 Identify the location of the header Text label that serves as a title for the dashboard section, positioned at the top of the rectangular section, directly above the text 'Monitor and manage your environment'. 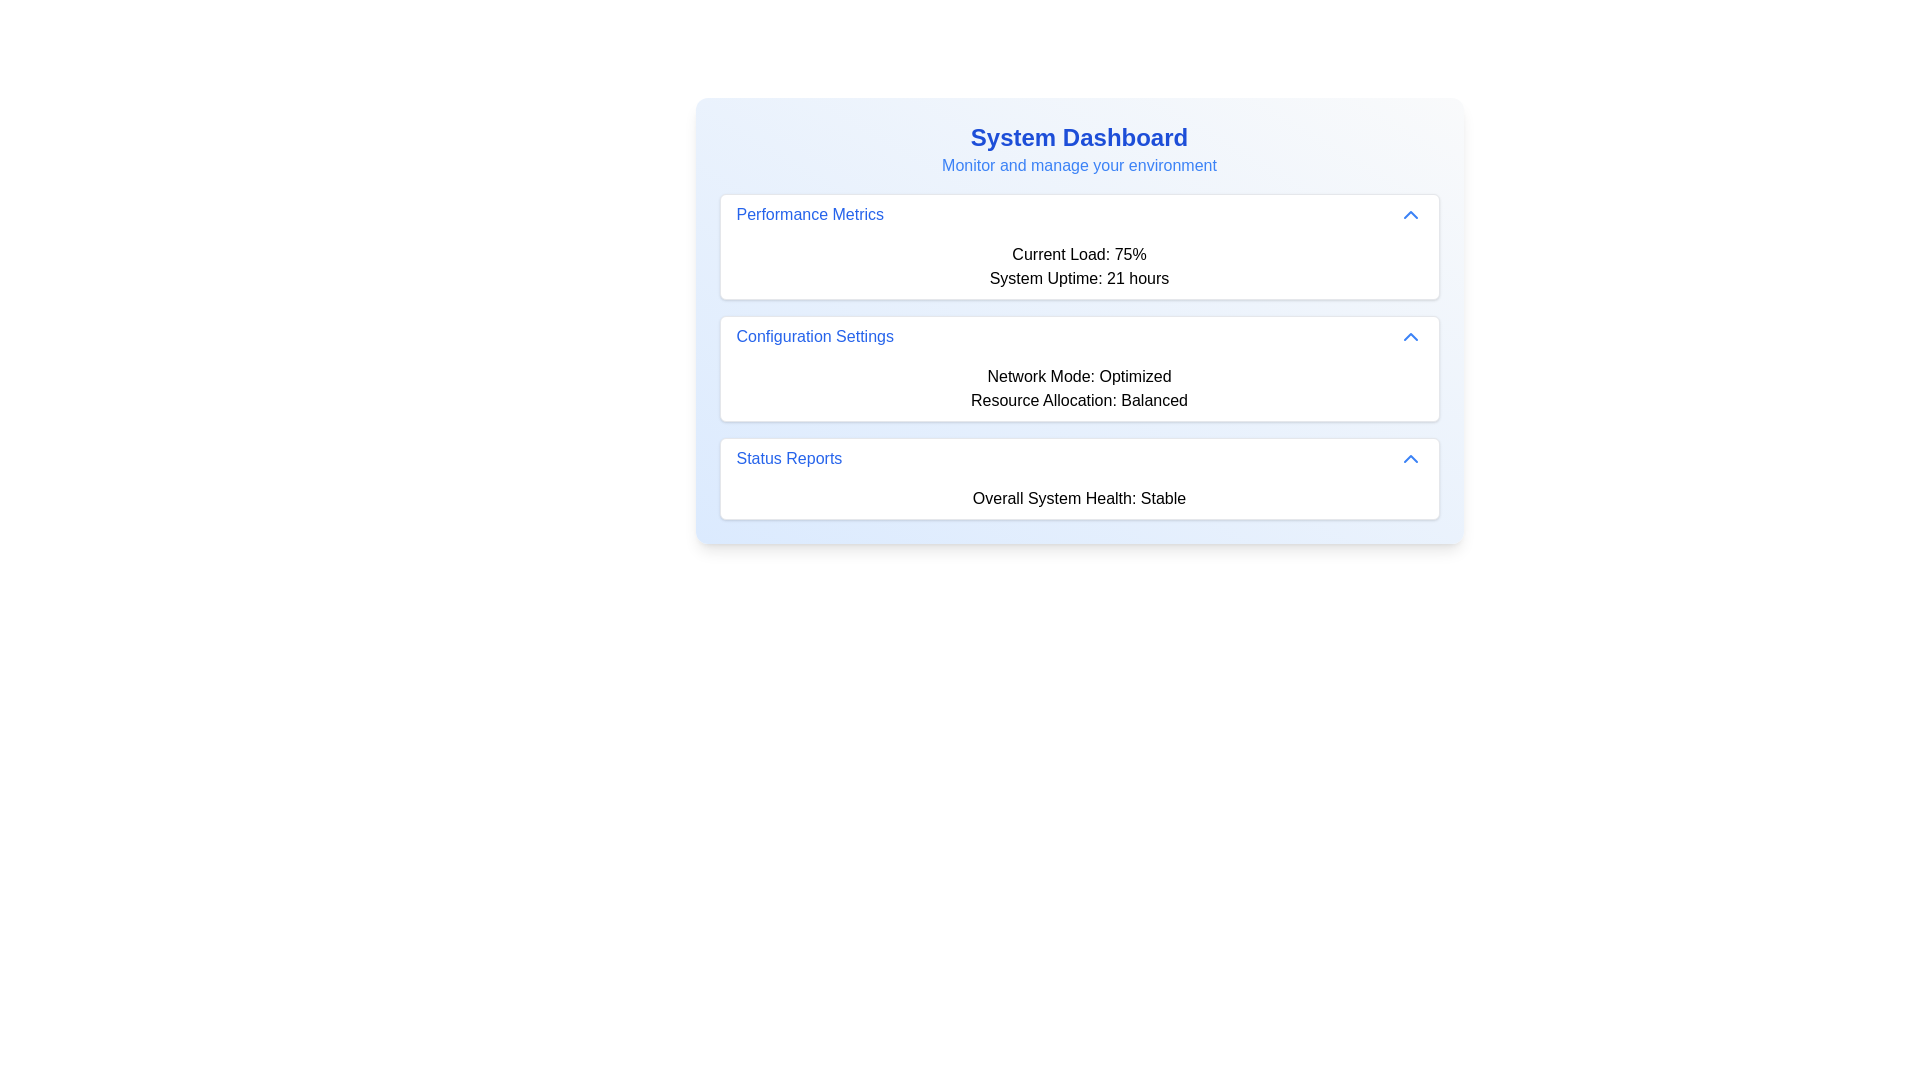
(1078, 137).